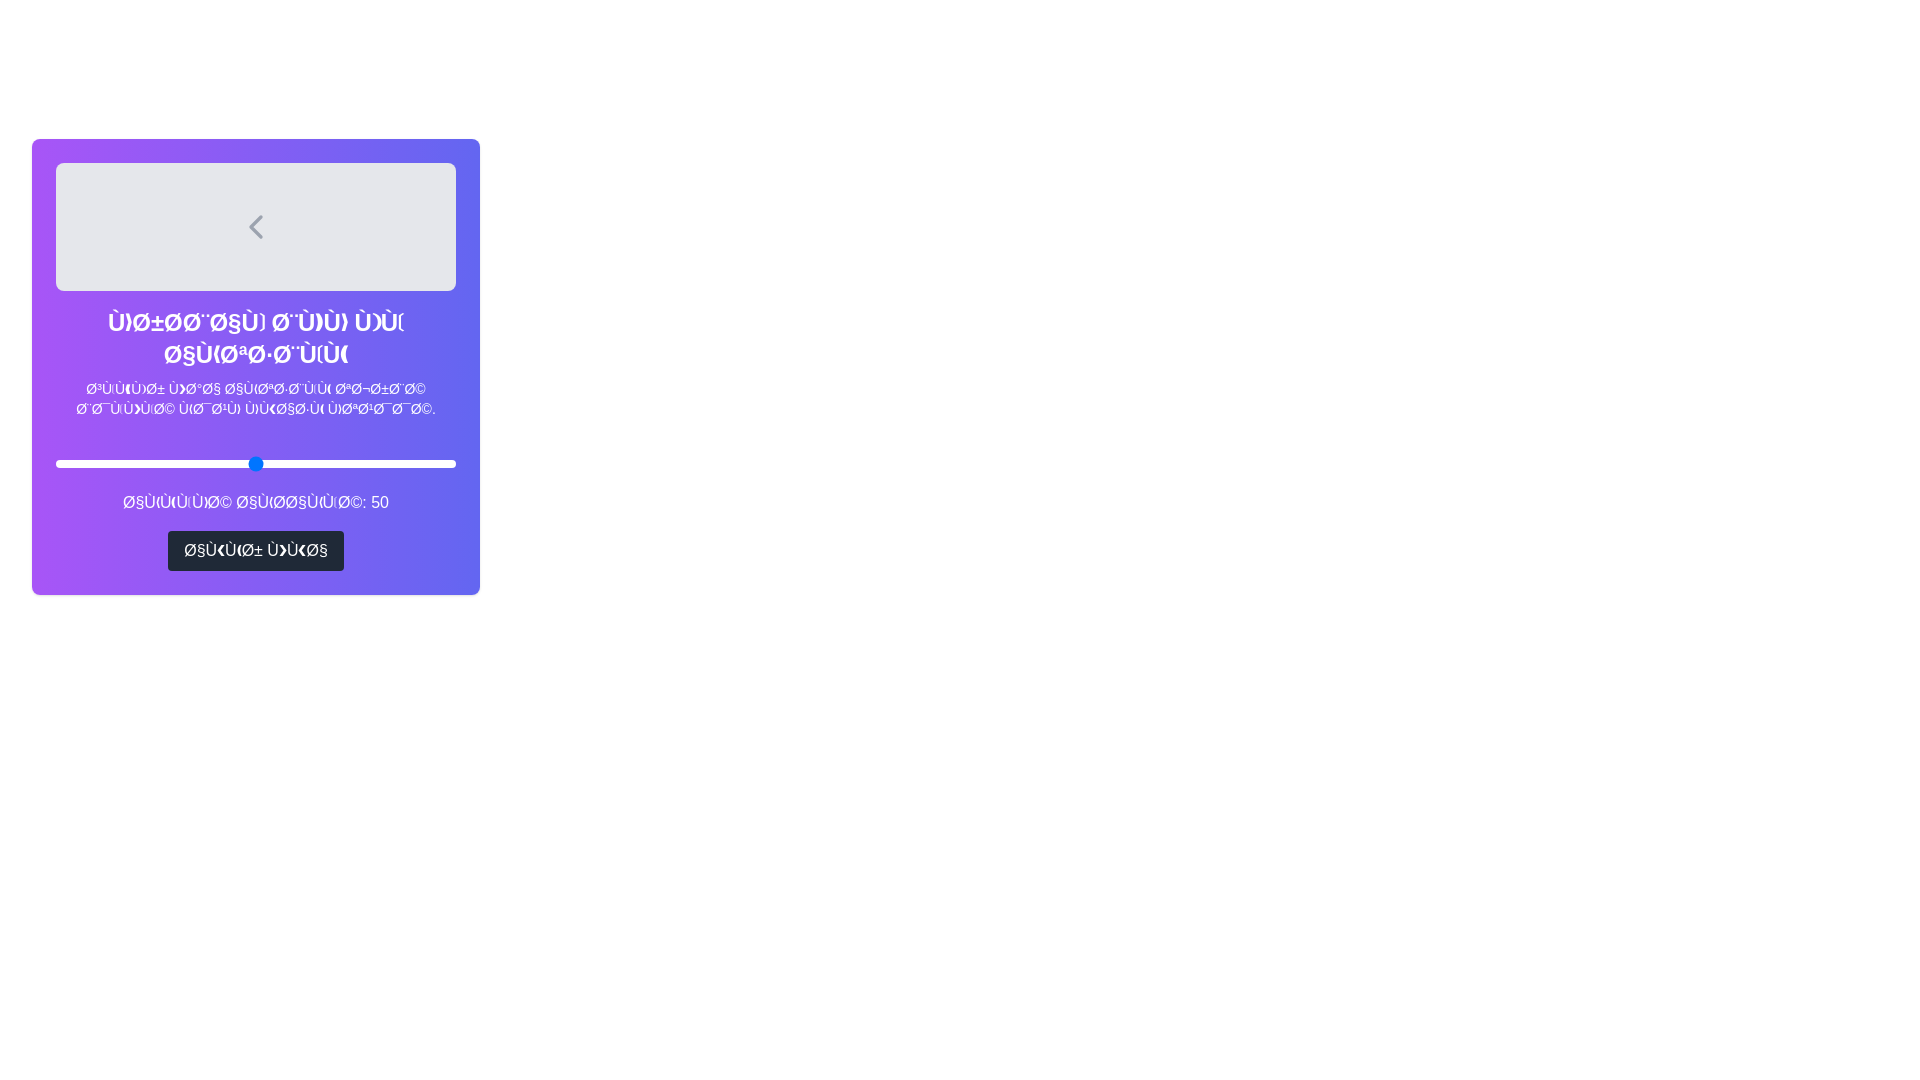  What do you see at coordinates (151, 463) in the screenshot?
I see `the slider value` at bounding box center [151, 463].